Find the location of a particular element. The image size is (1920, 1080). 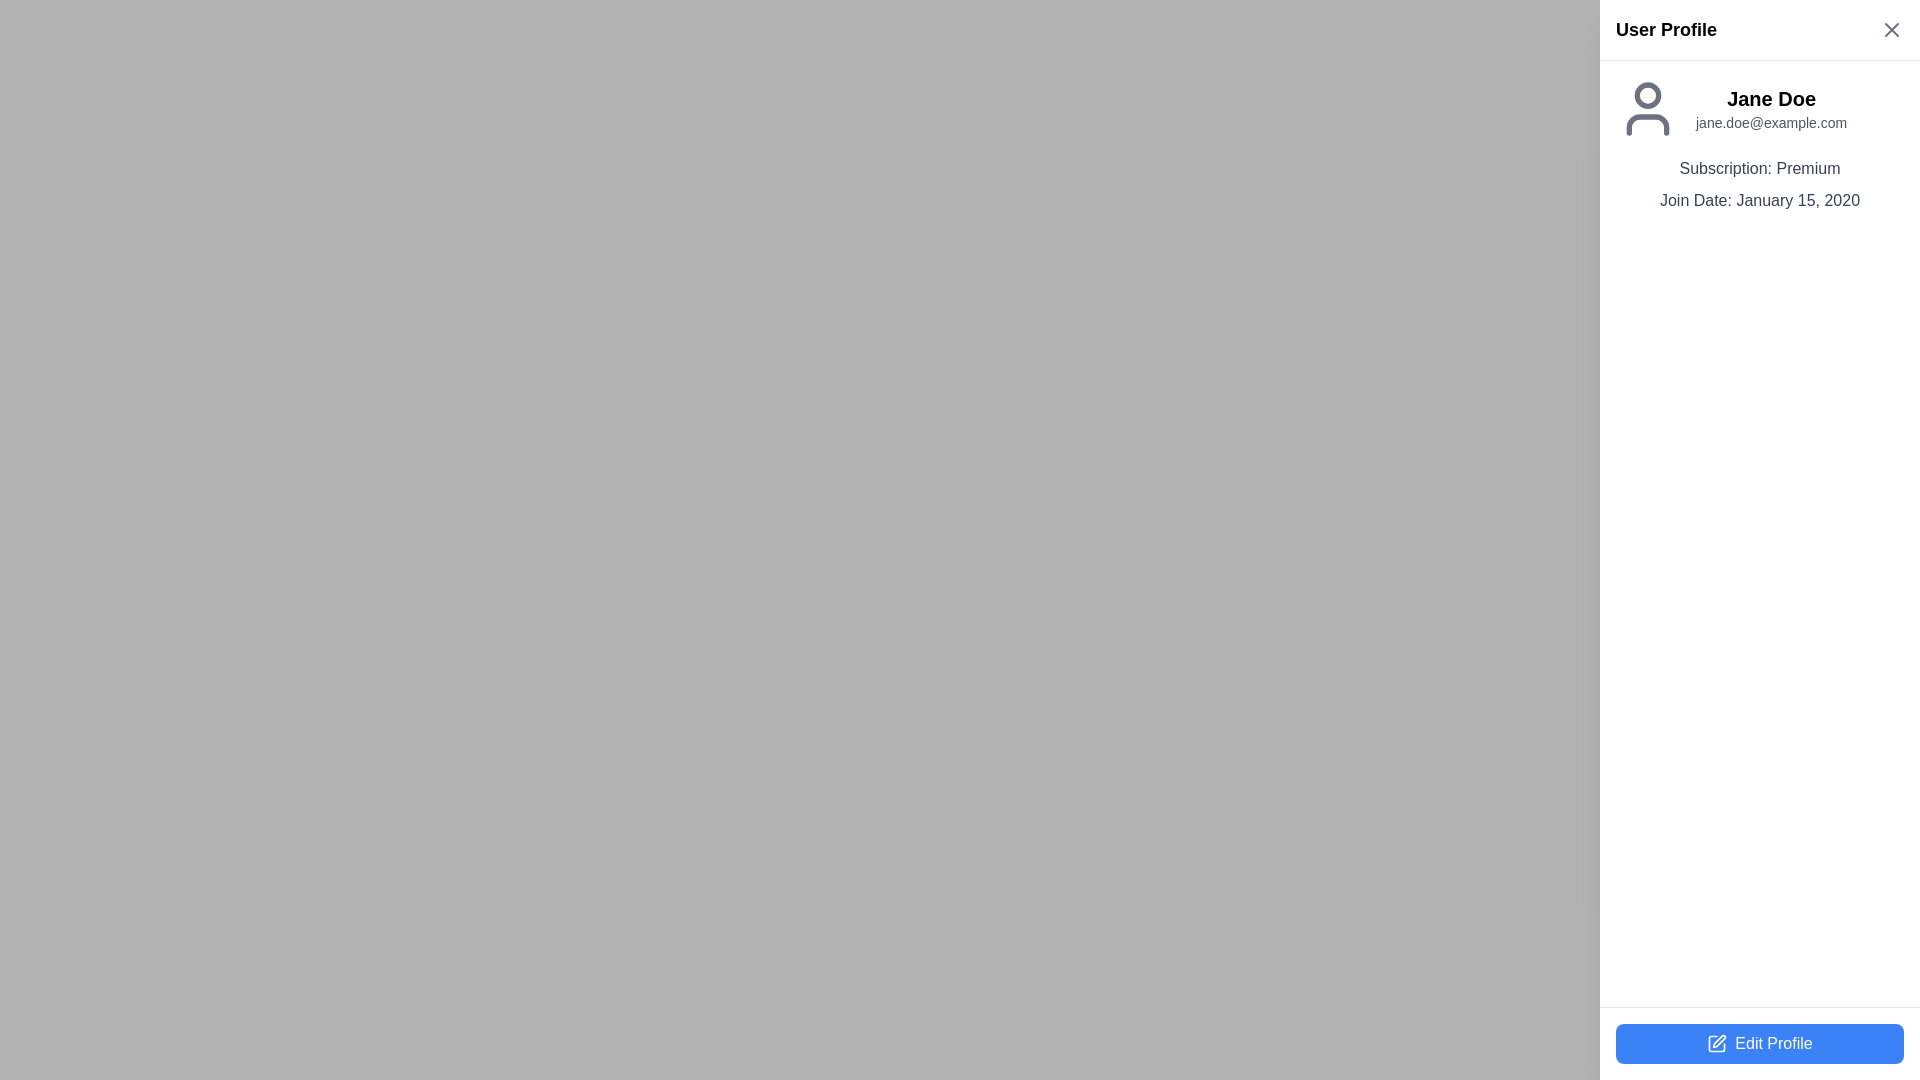

the stylized person outline icon in the profile section, which is located at the top-left area next to 'Jane Doe's' name and email is located at coordinates (1647, 108).